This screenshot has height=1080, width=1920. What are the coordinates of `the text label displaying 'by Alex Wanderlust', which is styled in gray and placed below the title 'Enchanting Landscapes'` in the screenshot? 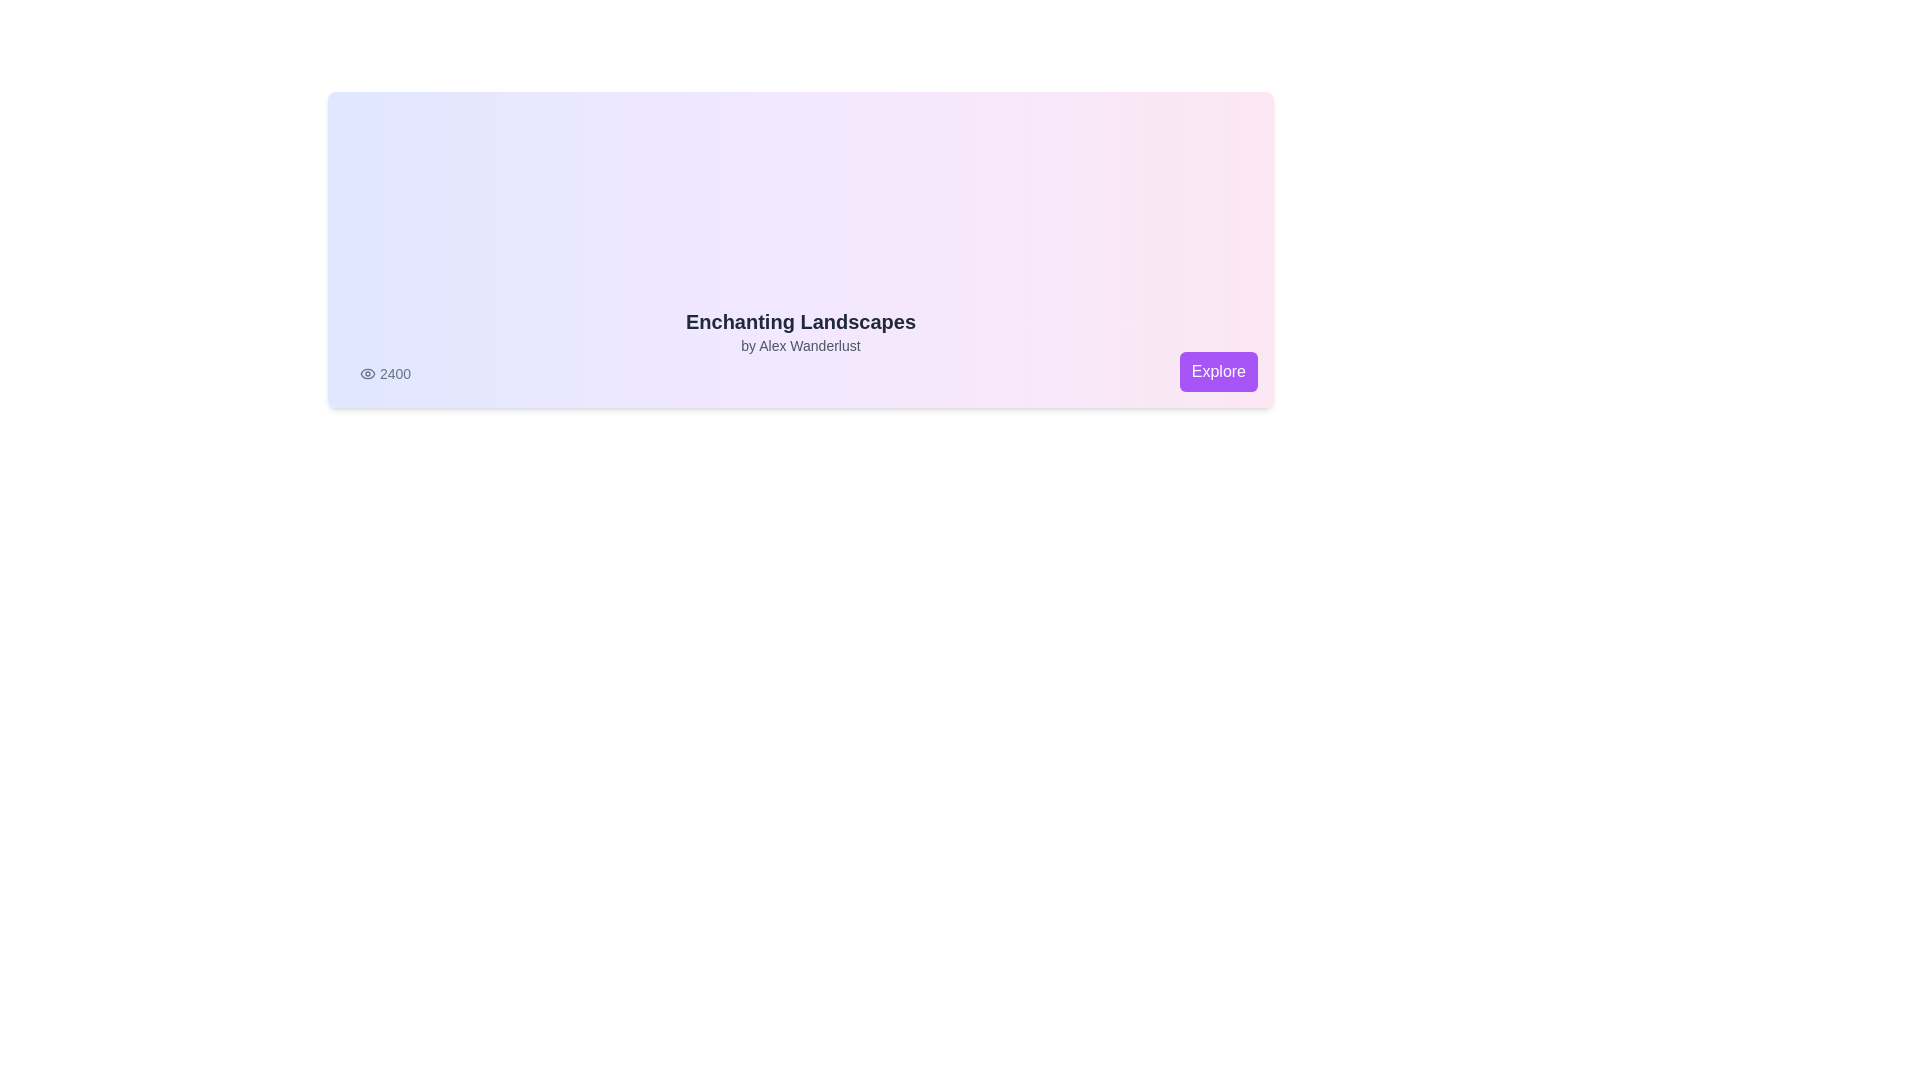 It's located at (801, 345).